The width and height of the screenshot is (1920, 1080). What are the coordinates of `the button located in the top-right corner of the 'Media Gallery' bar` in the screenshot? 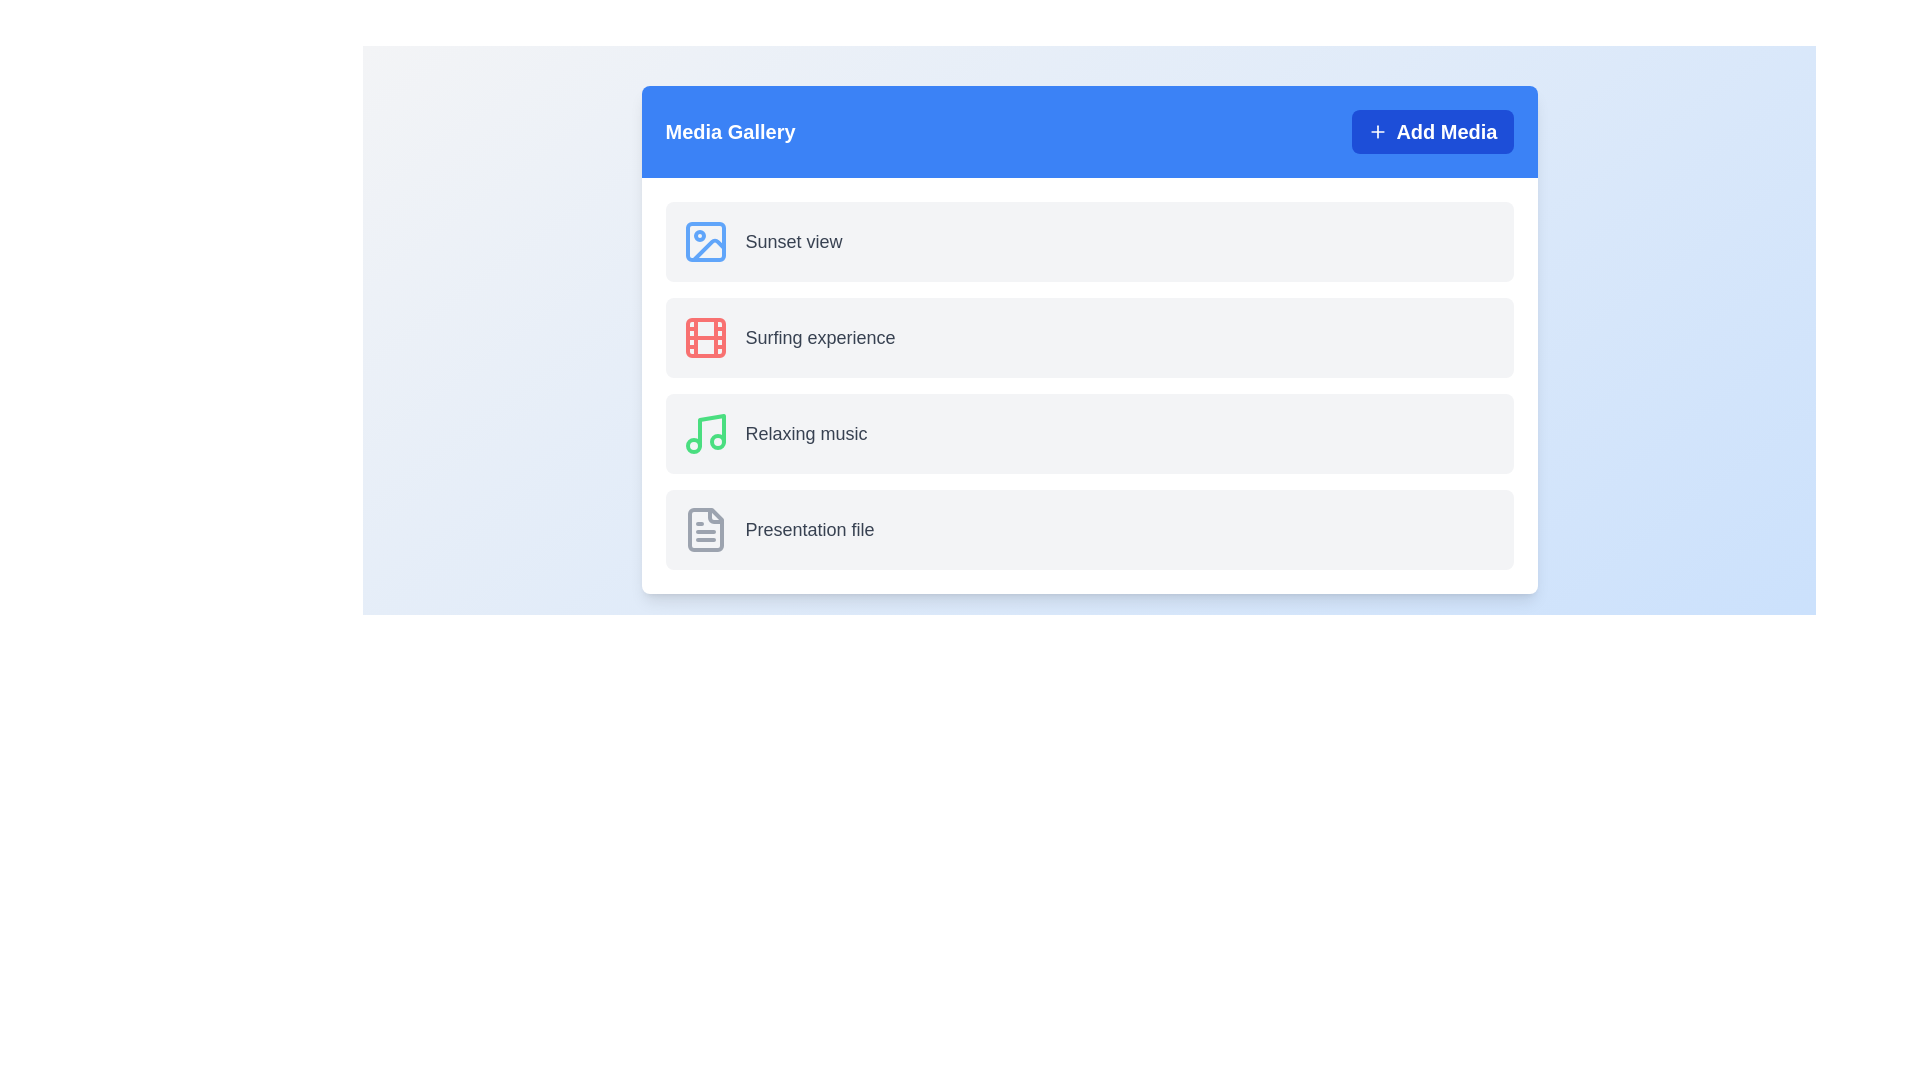 It's located at (1431, 131).